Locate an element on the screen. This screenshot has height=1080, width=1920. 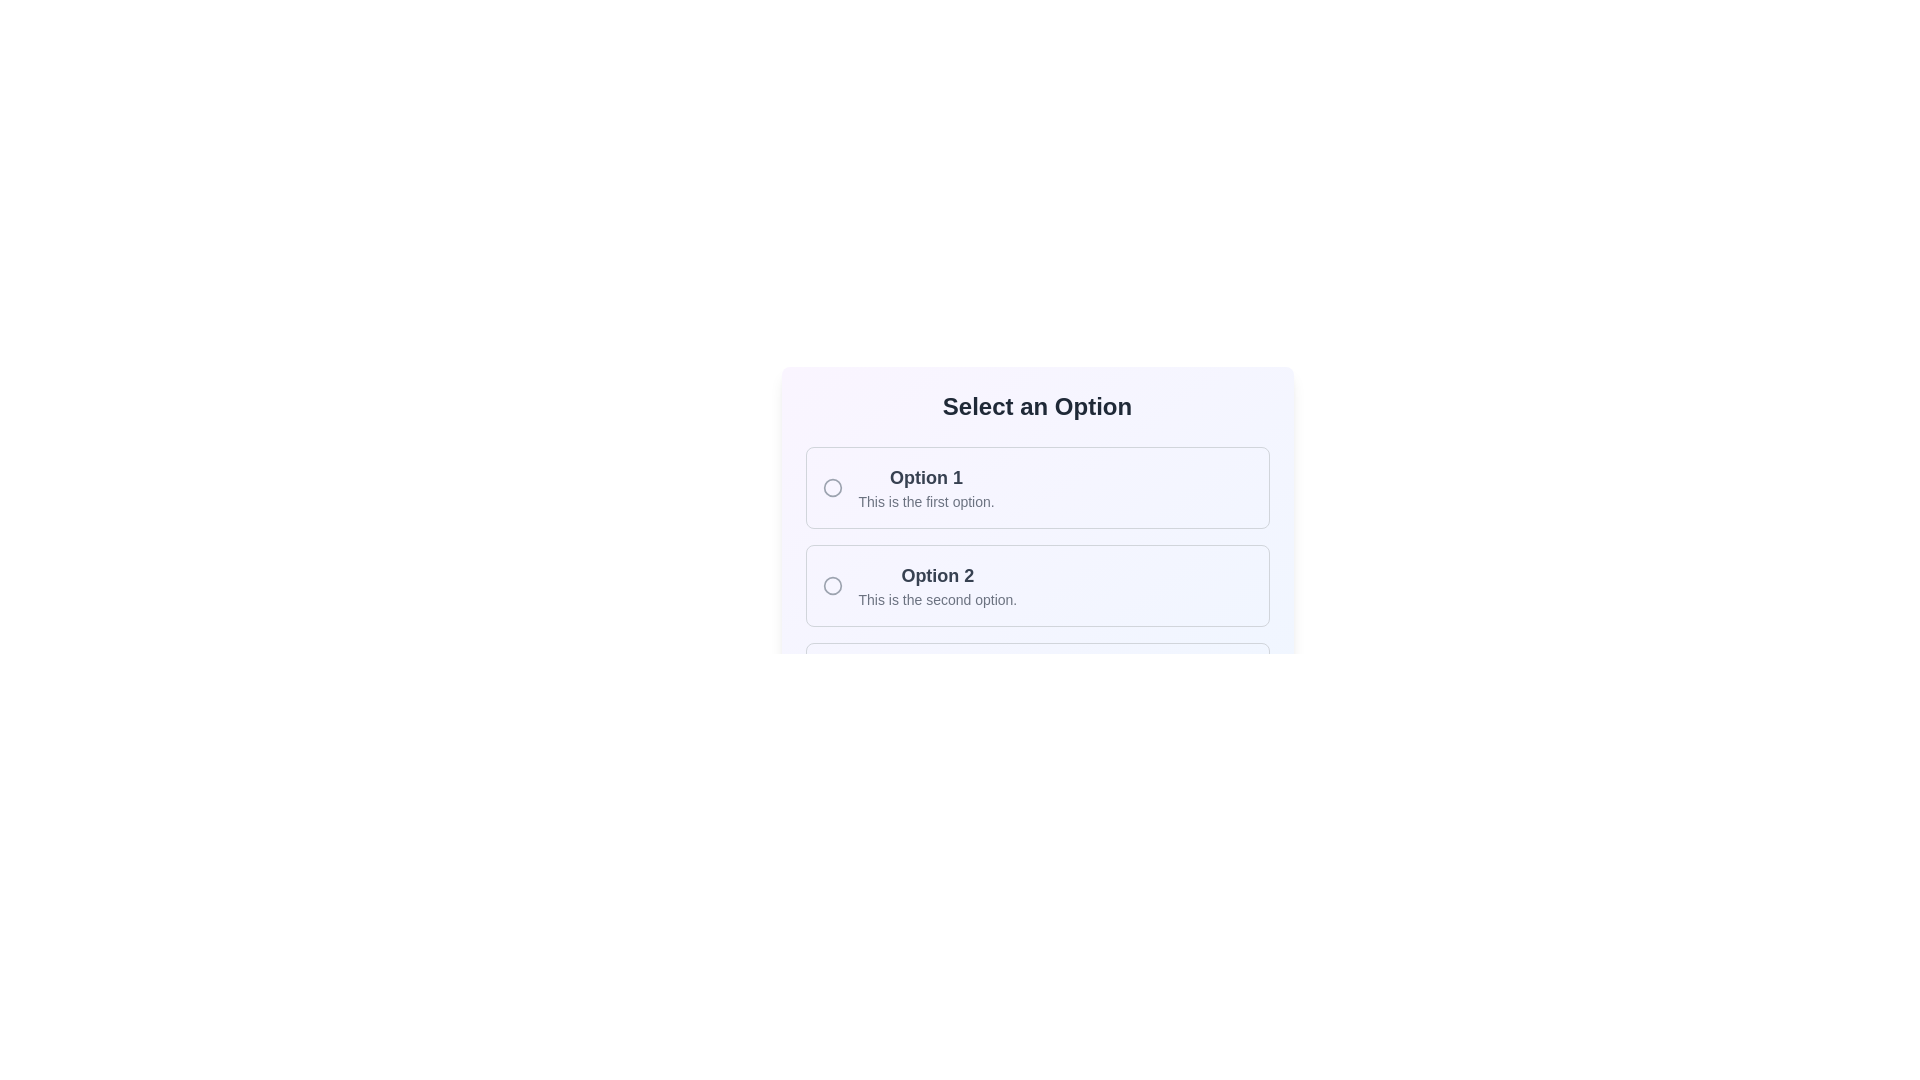
the static text element that states 'This is the second option.' which is located directly beneath the title 'Option 2' is located at coordinates (936, 599).